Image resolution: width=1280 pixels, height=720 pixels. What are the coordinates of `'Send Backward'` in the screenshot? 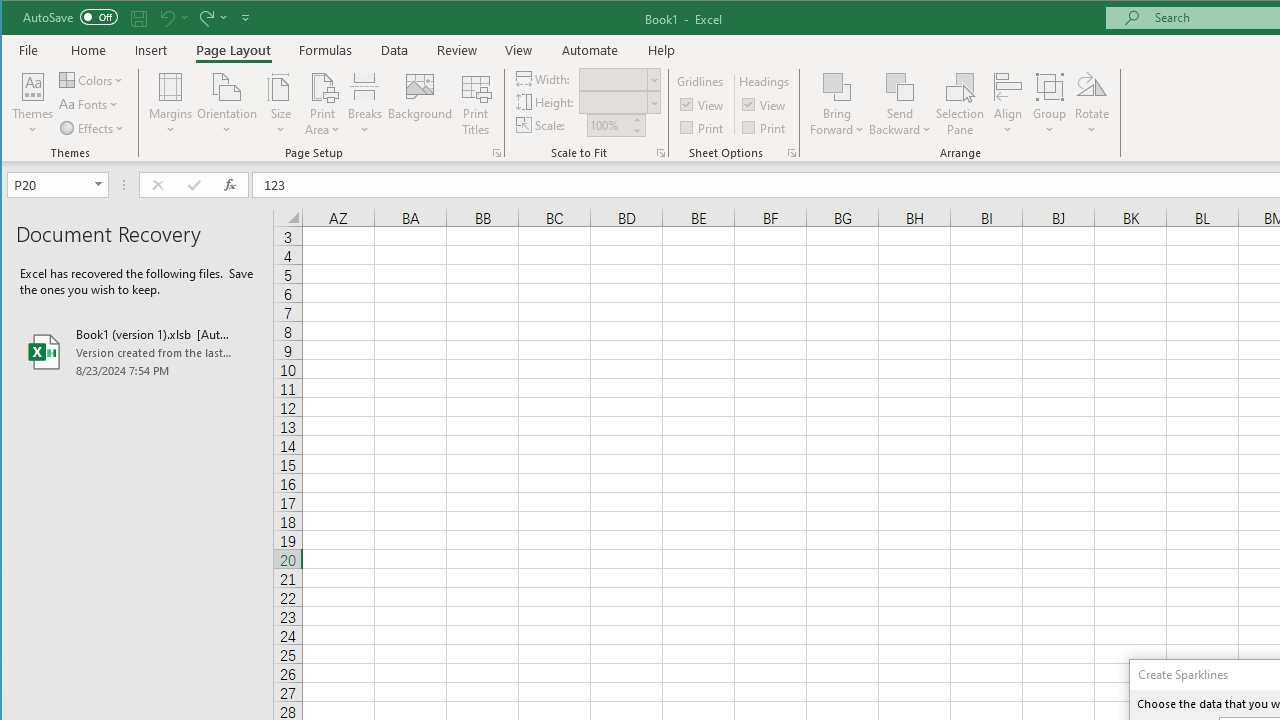 It's located at (899, 85).